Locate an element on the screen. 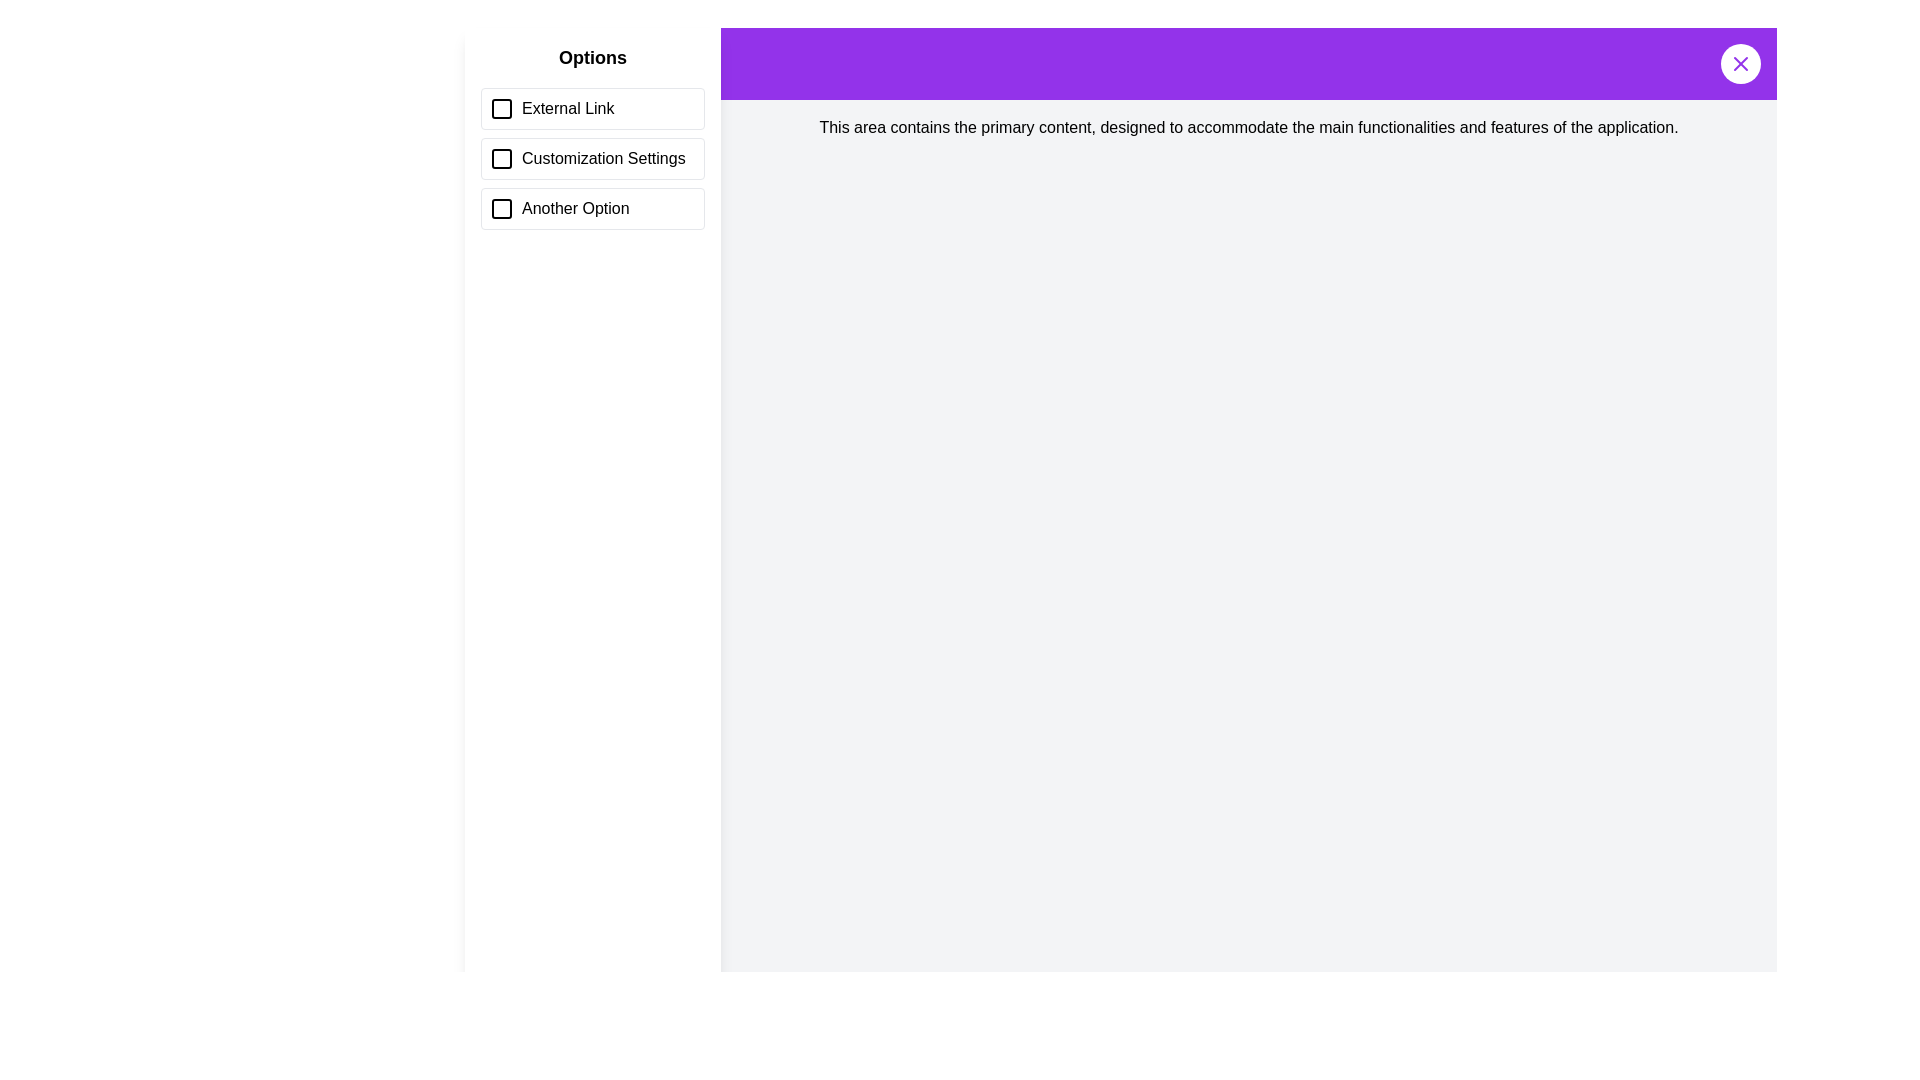 Image resolution: width=1920 pixels, height=1080 pixels. the Static Text Block located directly below the purple header bar, which explains the features and functionalities available in the primary content area is located at coordinates (1247, 127).